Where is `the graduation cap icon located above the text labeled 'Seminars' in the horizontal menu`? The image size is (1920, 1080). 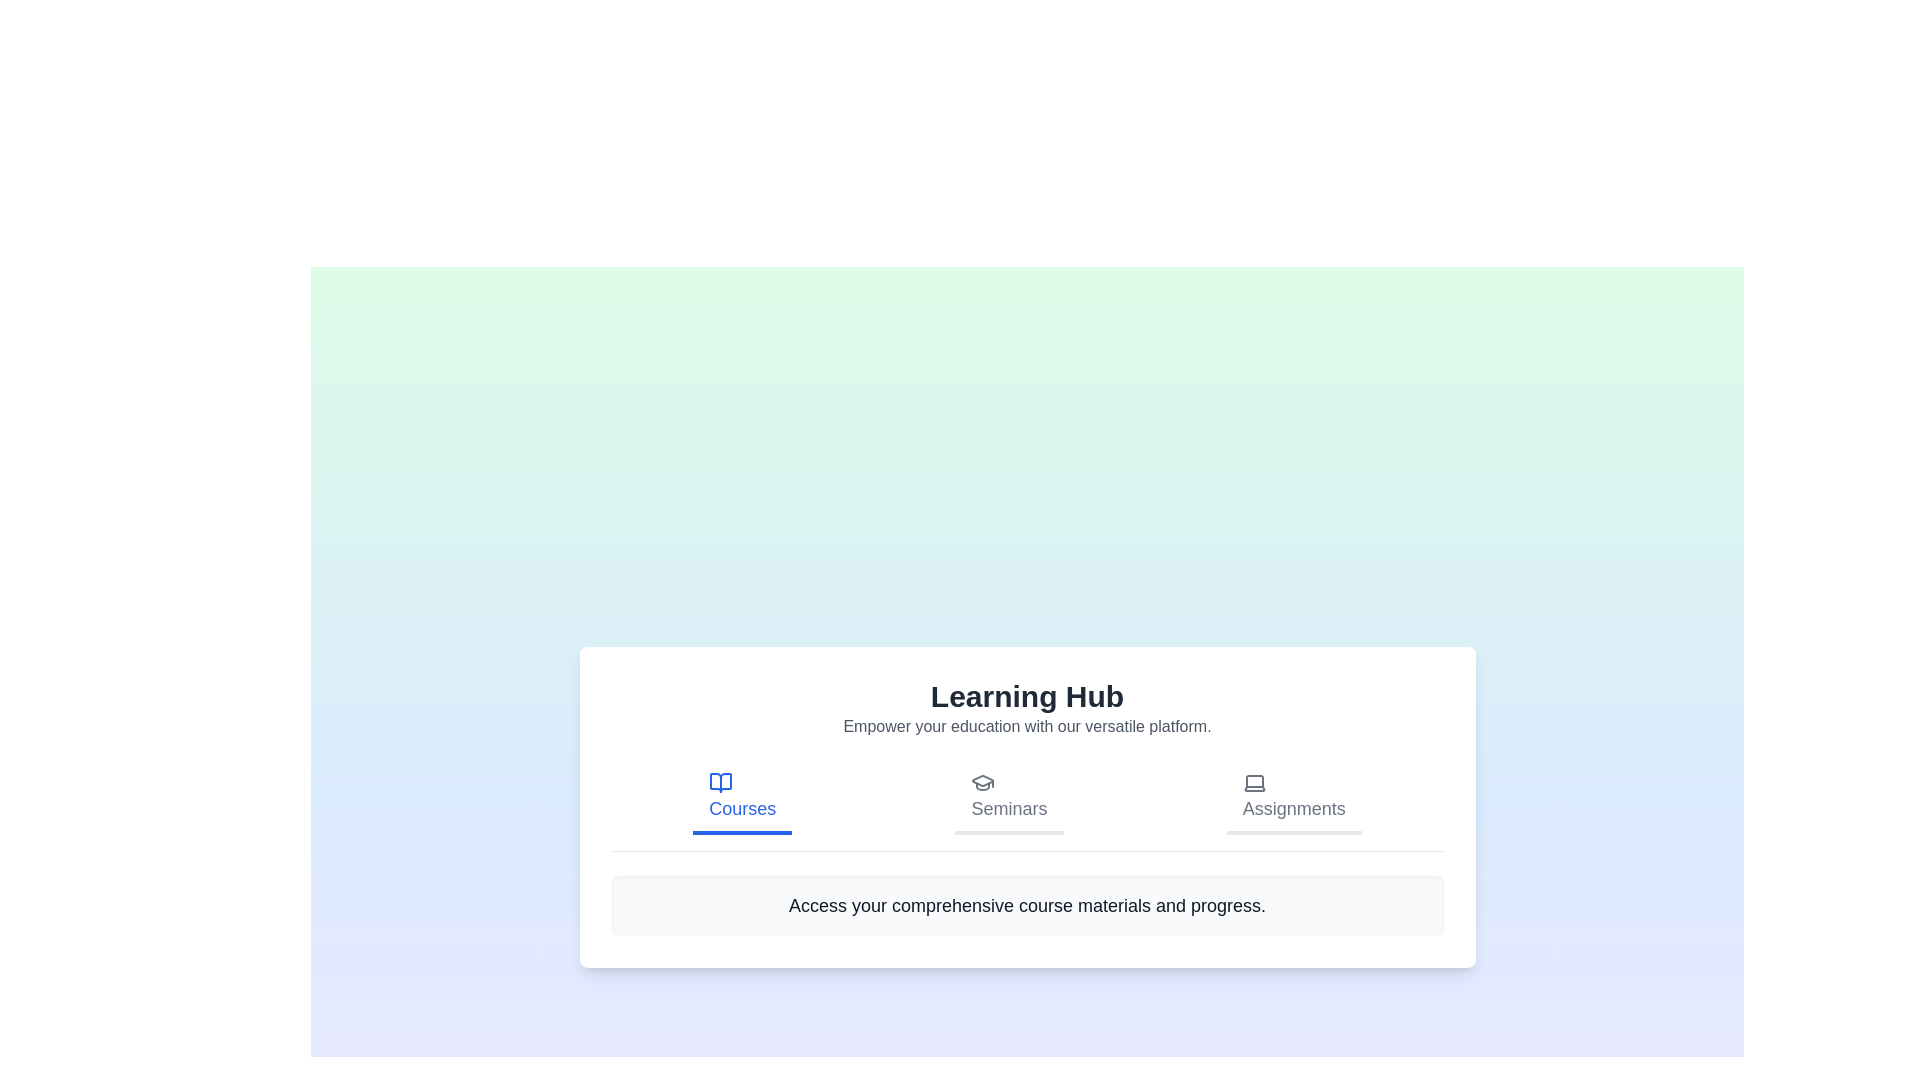
the graduation cap icon located above the text labeled 'Seminars' in the horizontal menu is located at coordinates (983, 781).